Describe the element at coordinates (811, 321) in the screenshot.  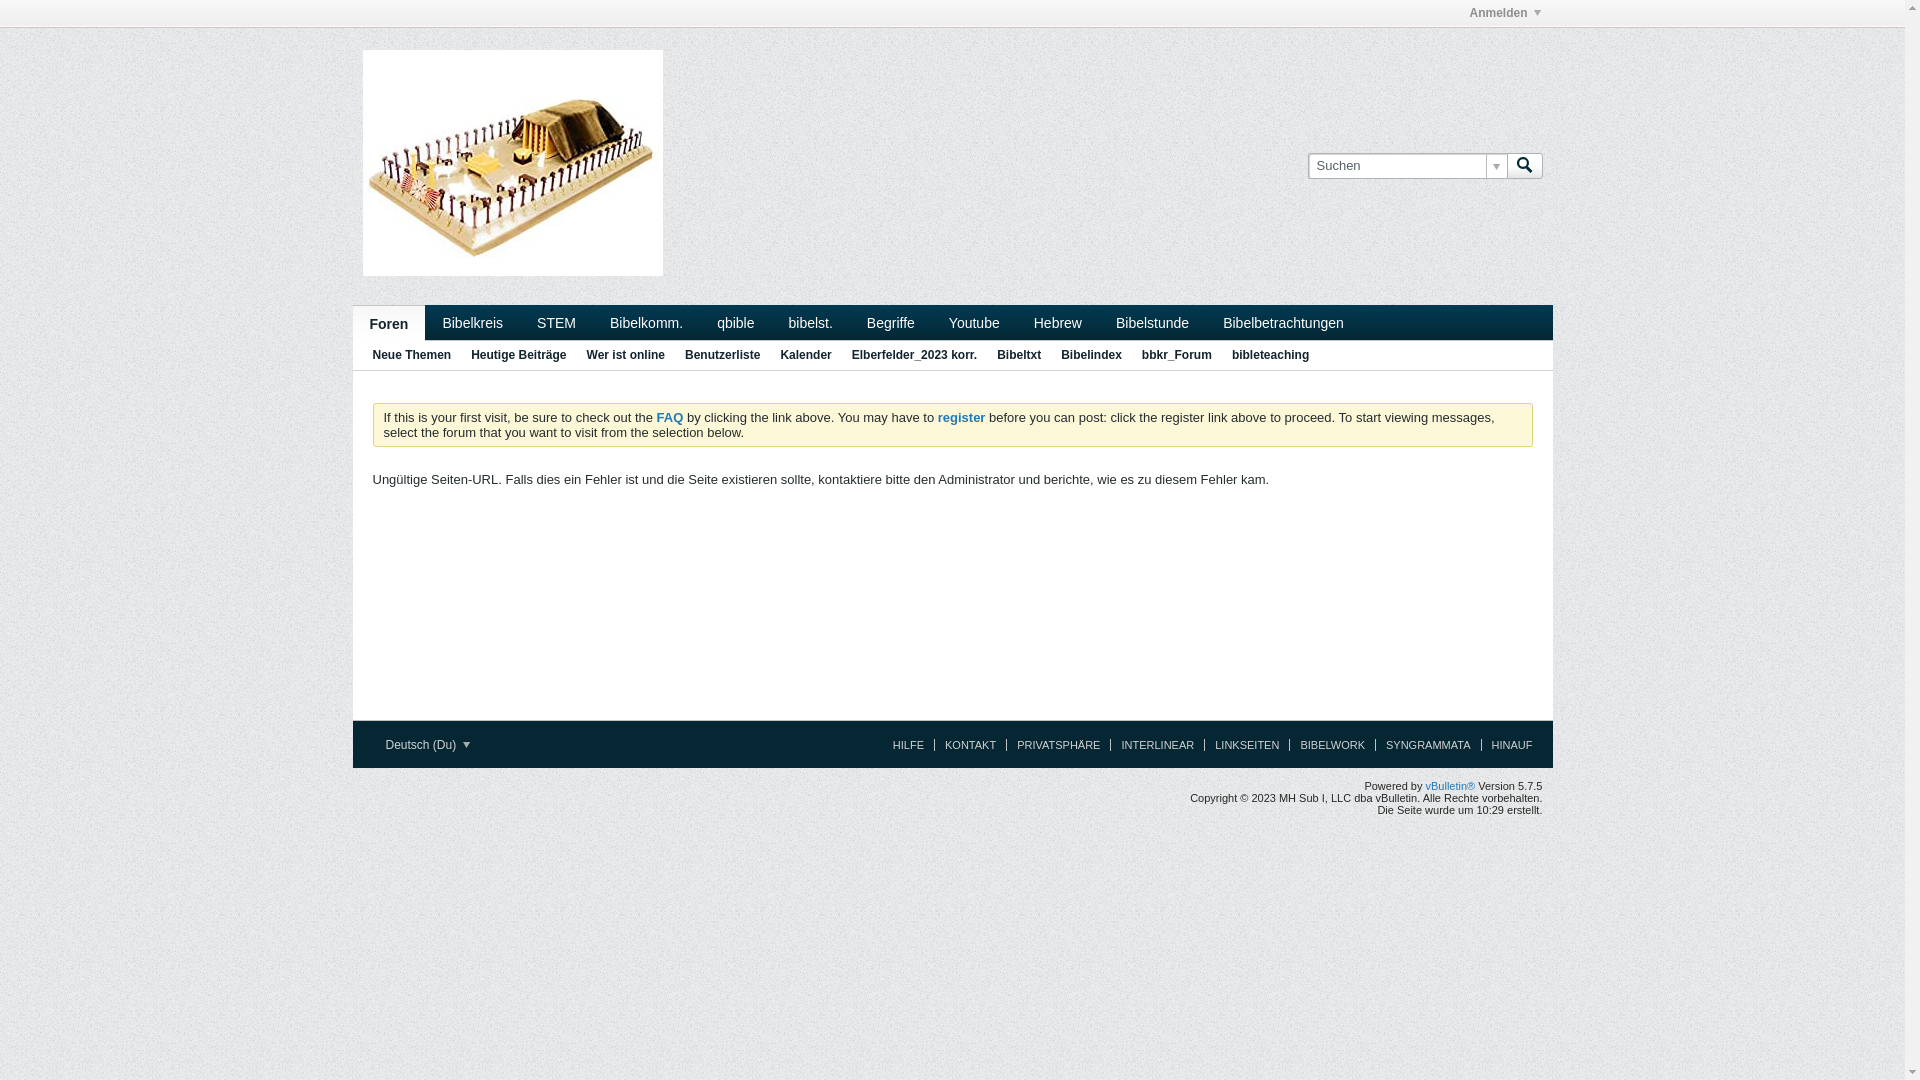
I see `'bibelst.'` at that location.